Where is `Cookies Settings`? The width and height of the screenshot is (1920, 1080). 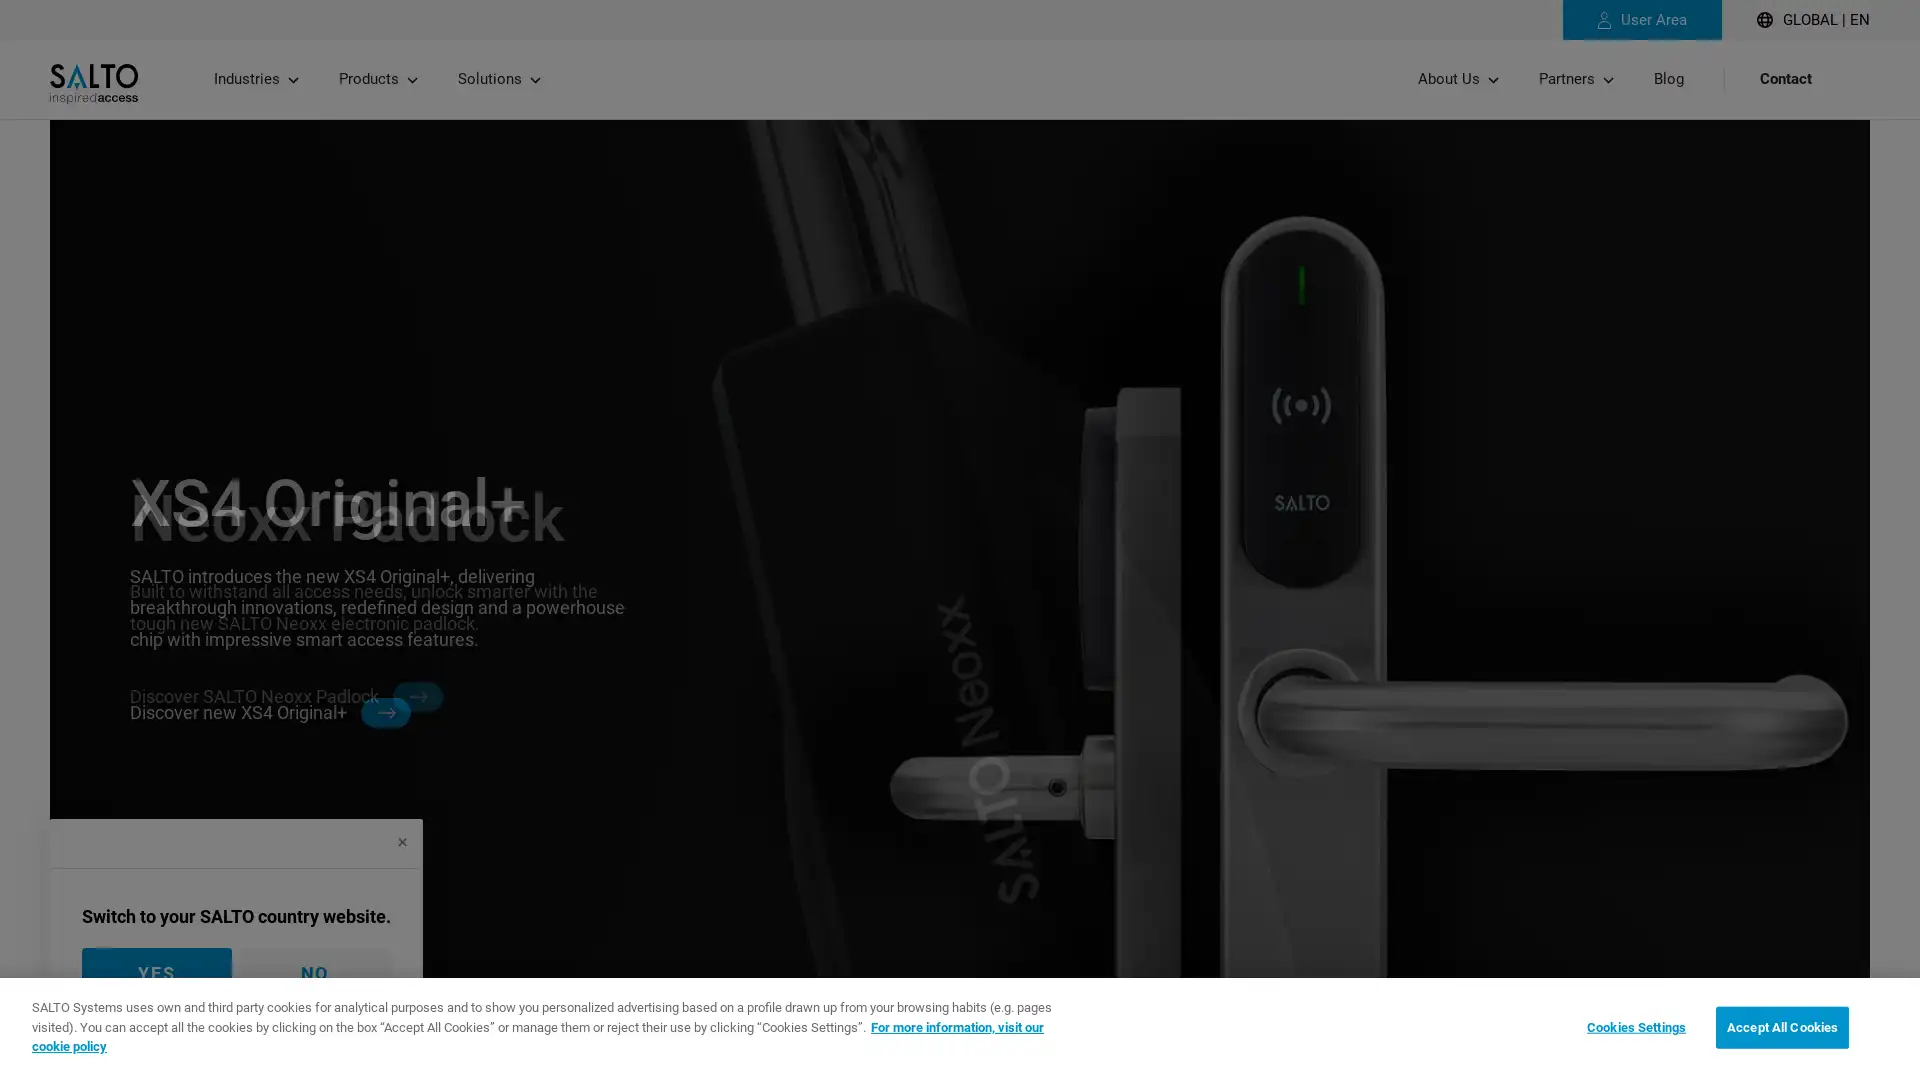
Cookies Settings is located at coordinates (1636, 1026).